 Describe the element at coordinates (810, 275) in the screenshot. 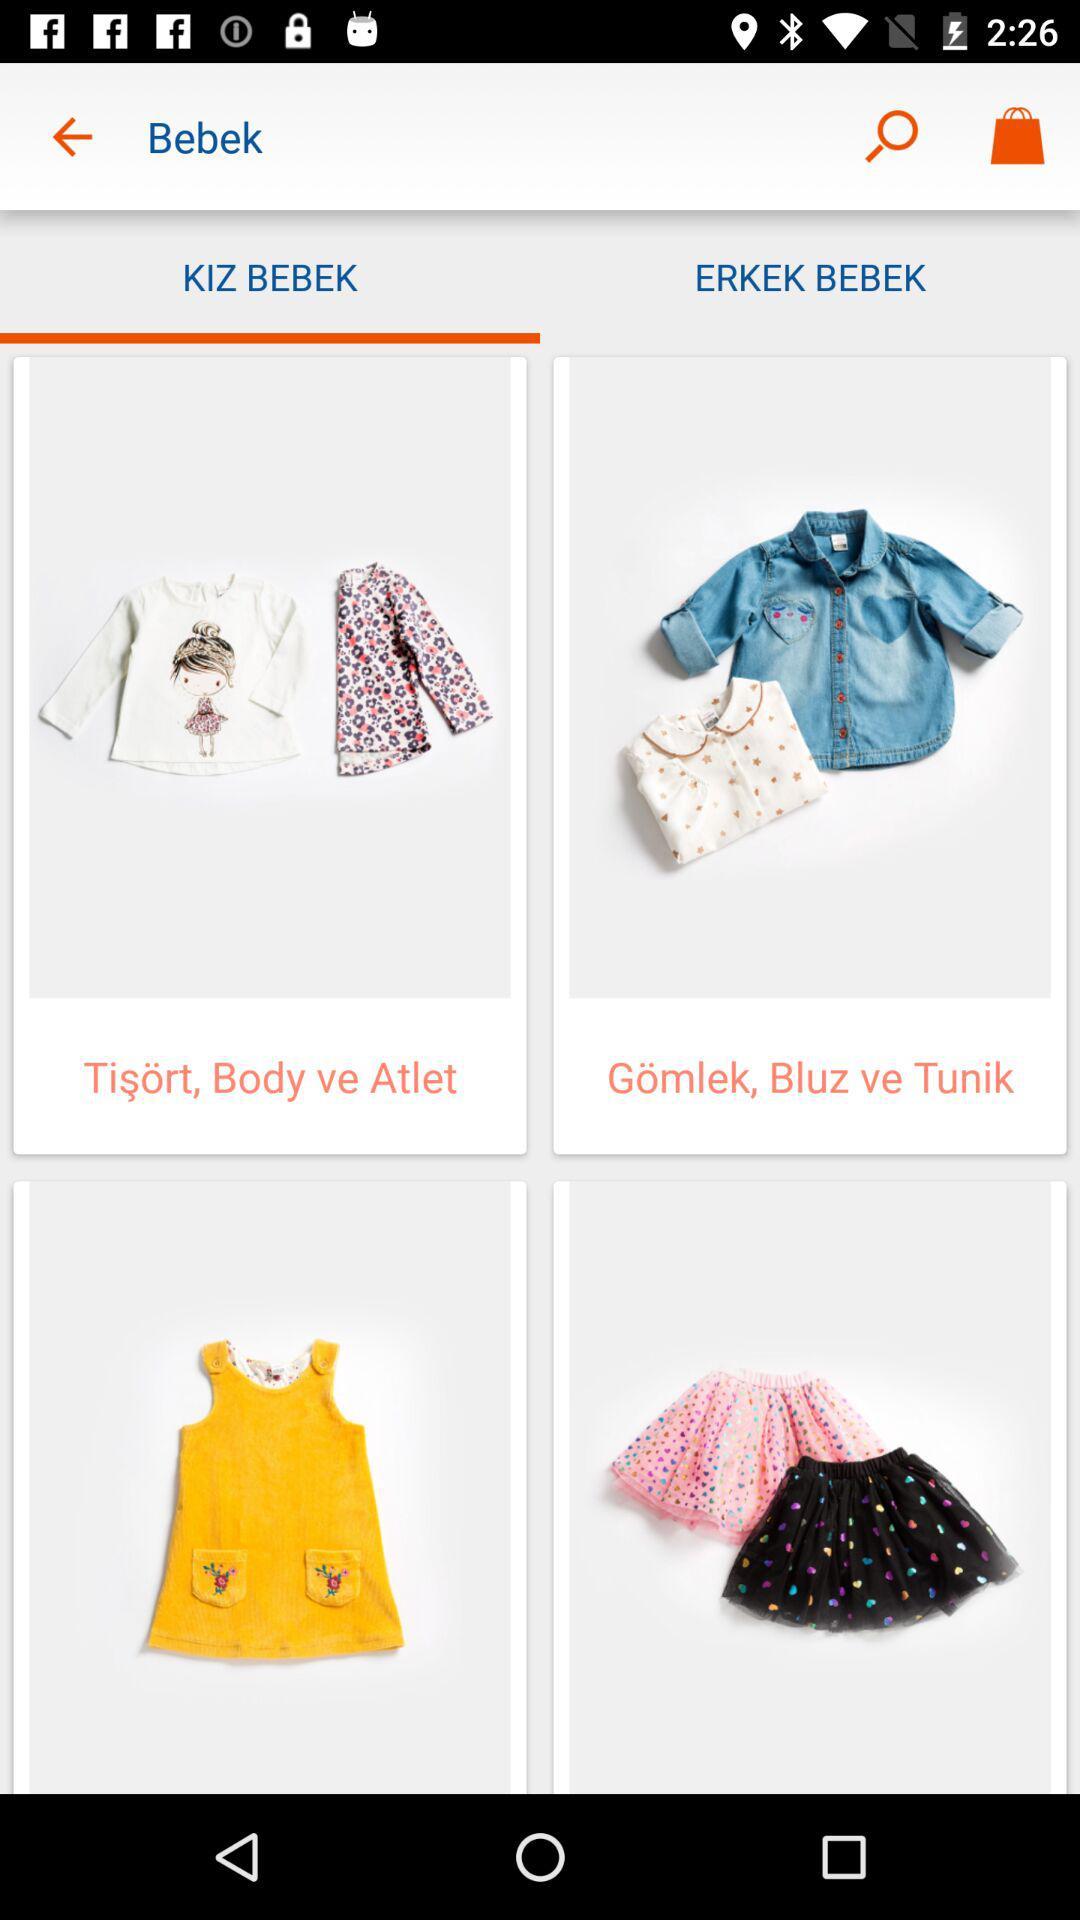

I see `the erkek bebek app` at that location.